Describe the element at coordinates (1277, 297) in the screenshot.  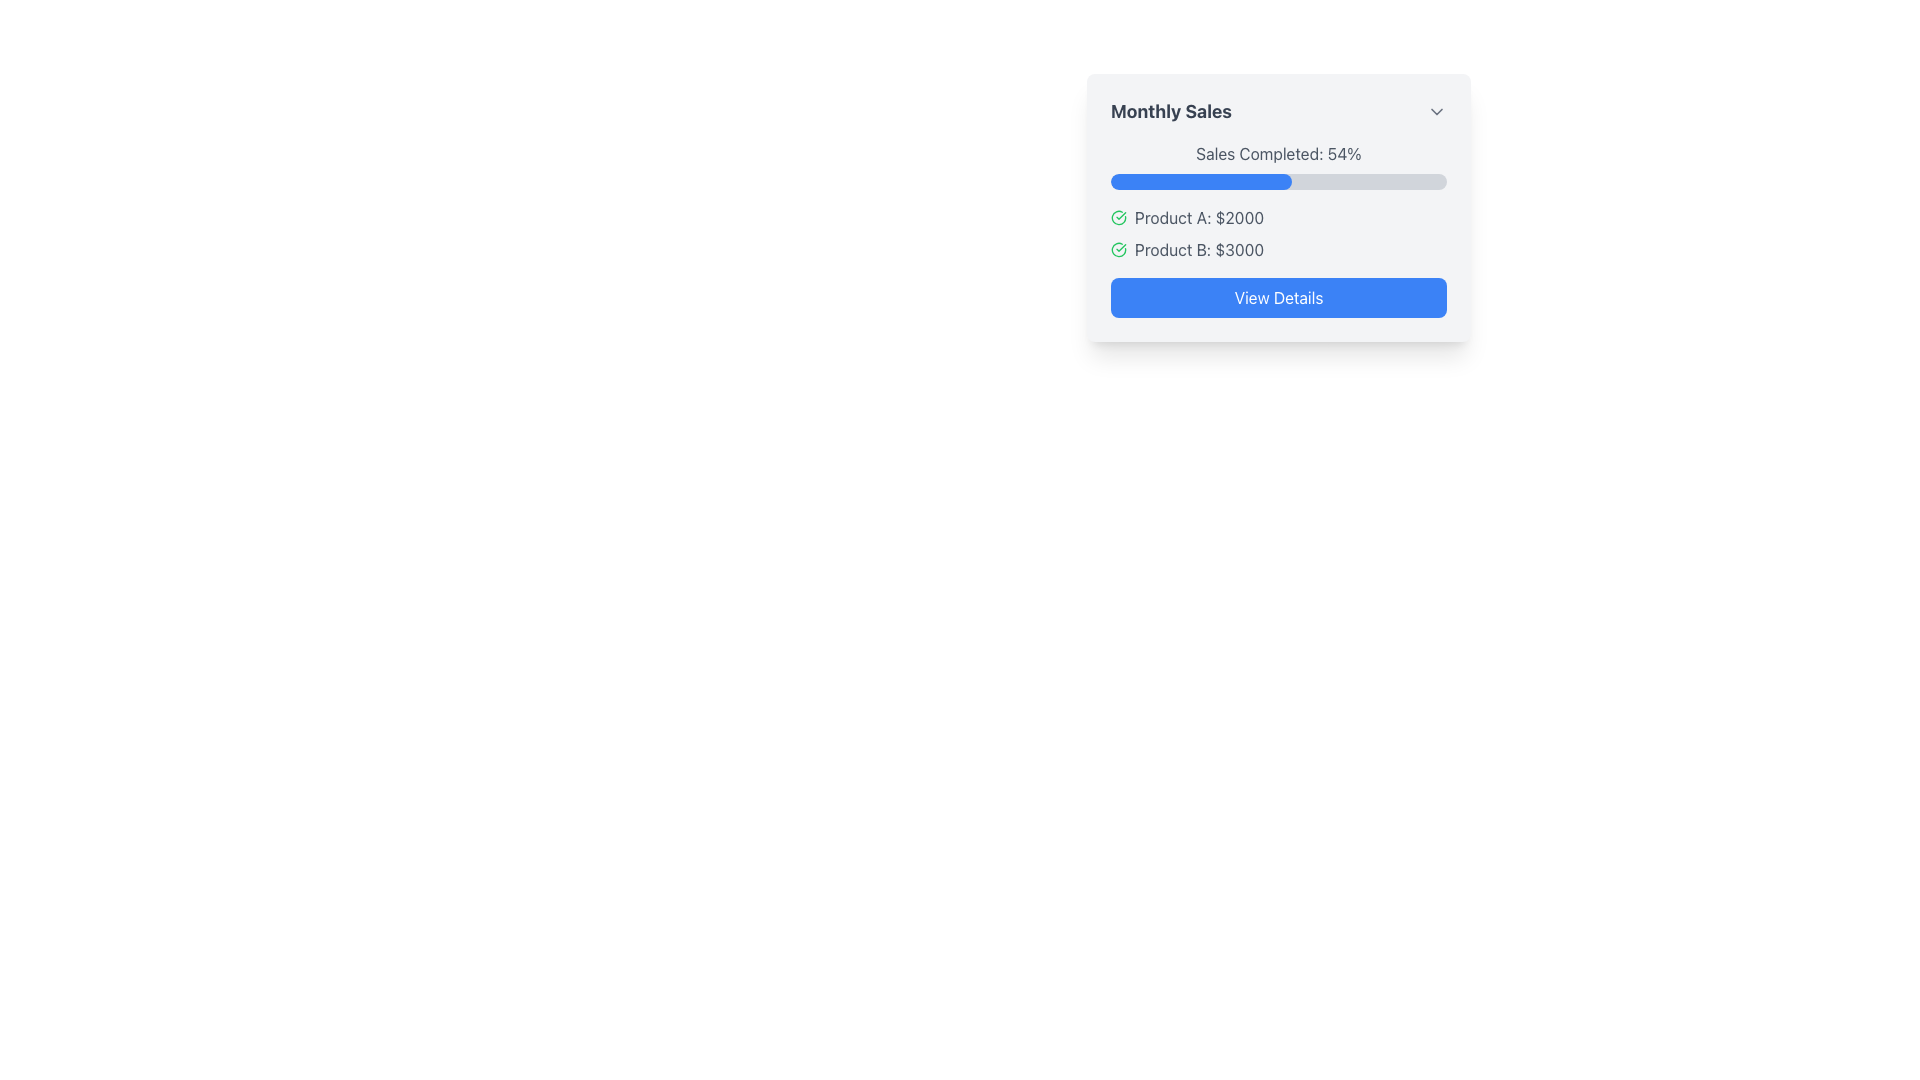
I see `the button located at the bottom of the sales information panel` at that location.